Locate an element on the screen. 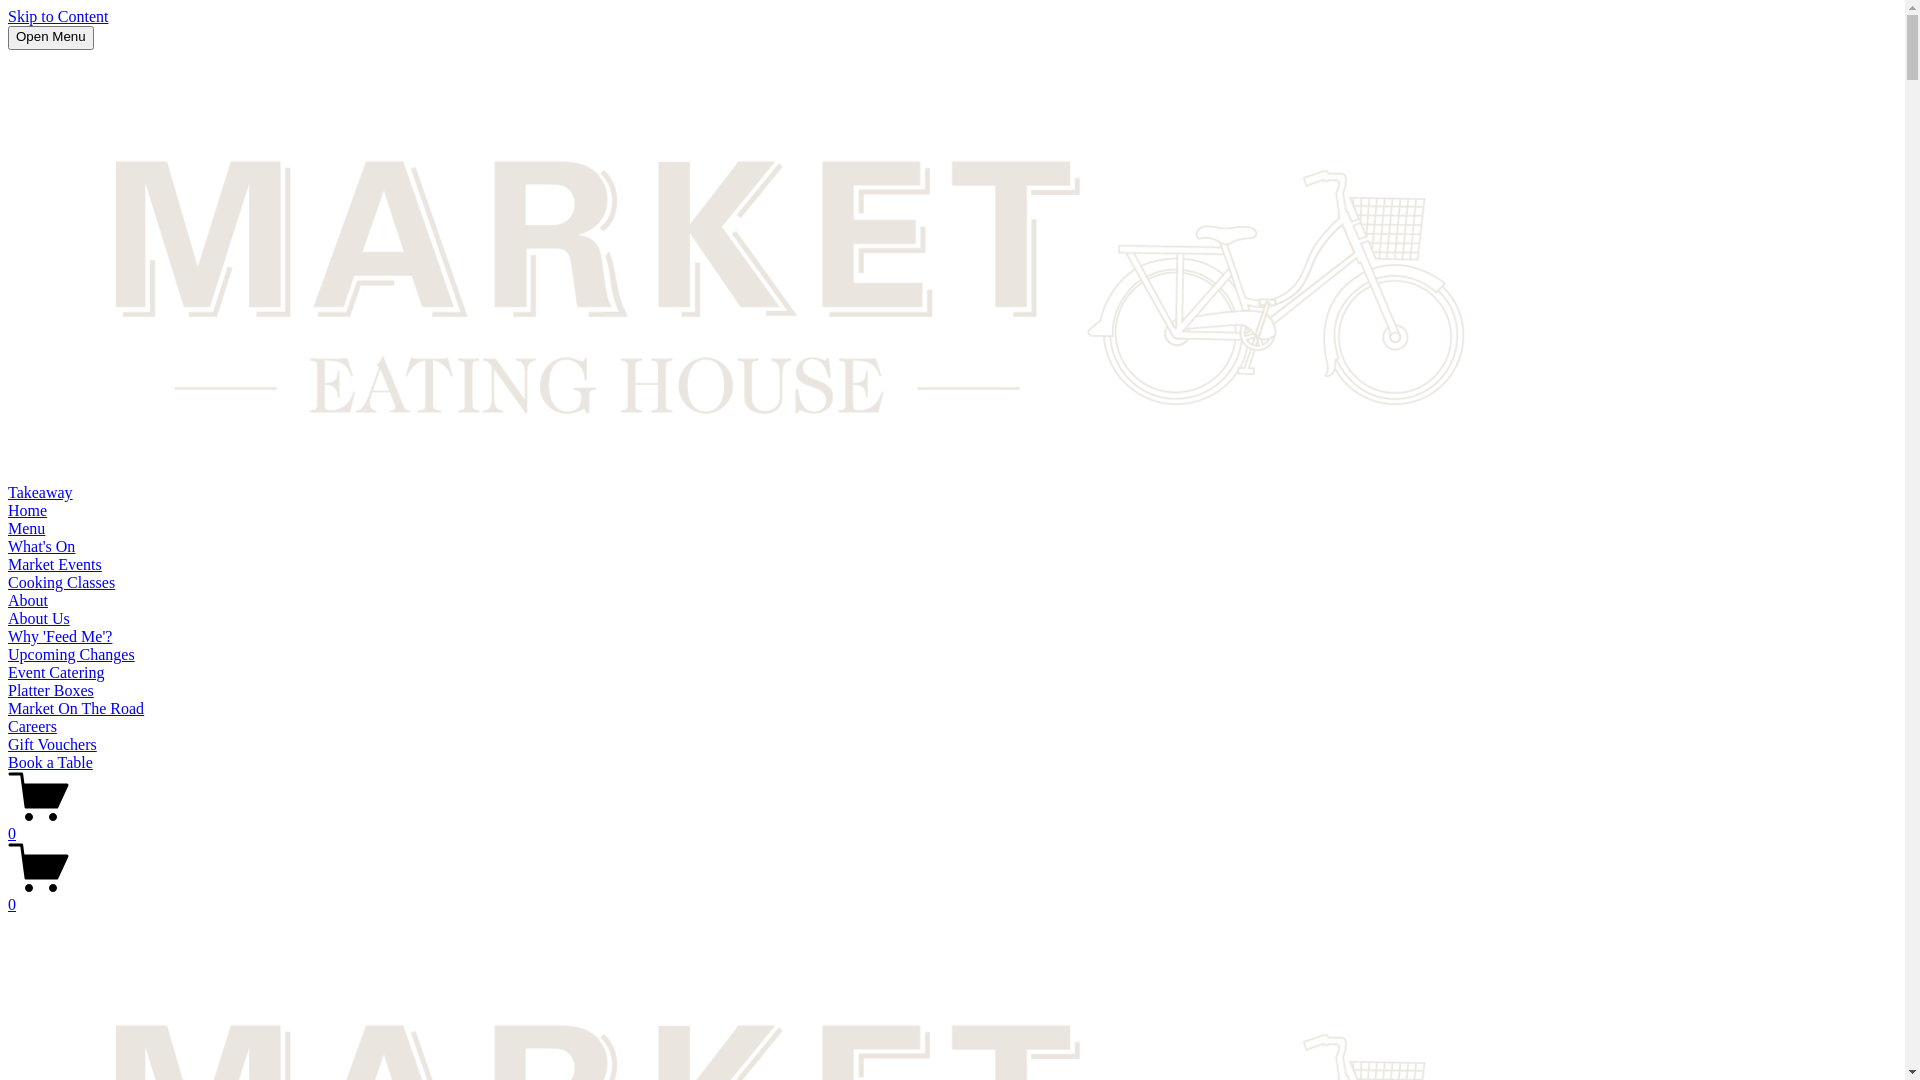 The width and height of the screenshot is (1920, 1080). '0' is located at coordinates (8, 894).